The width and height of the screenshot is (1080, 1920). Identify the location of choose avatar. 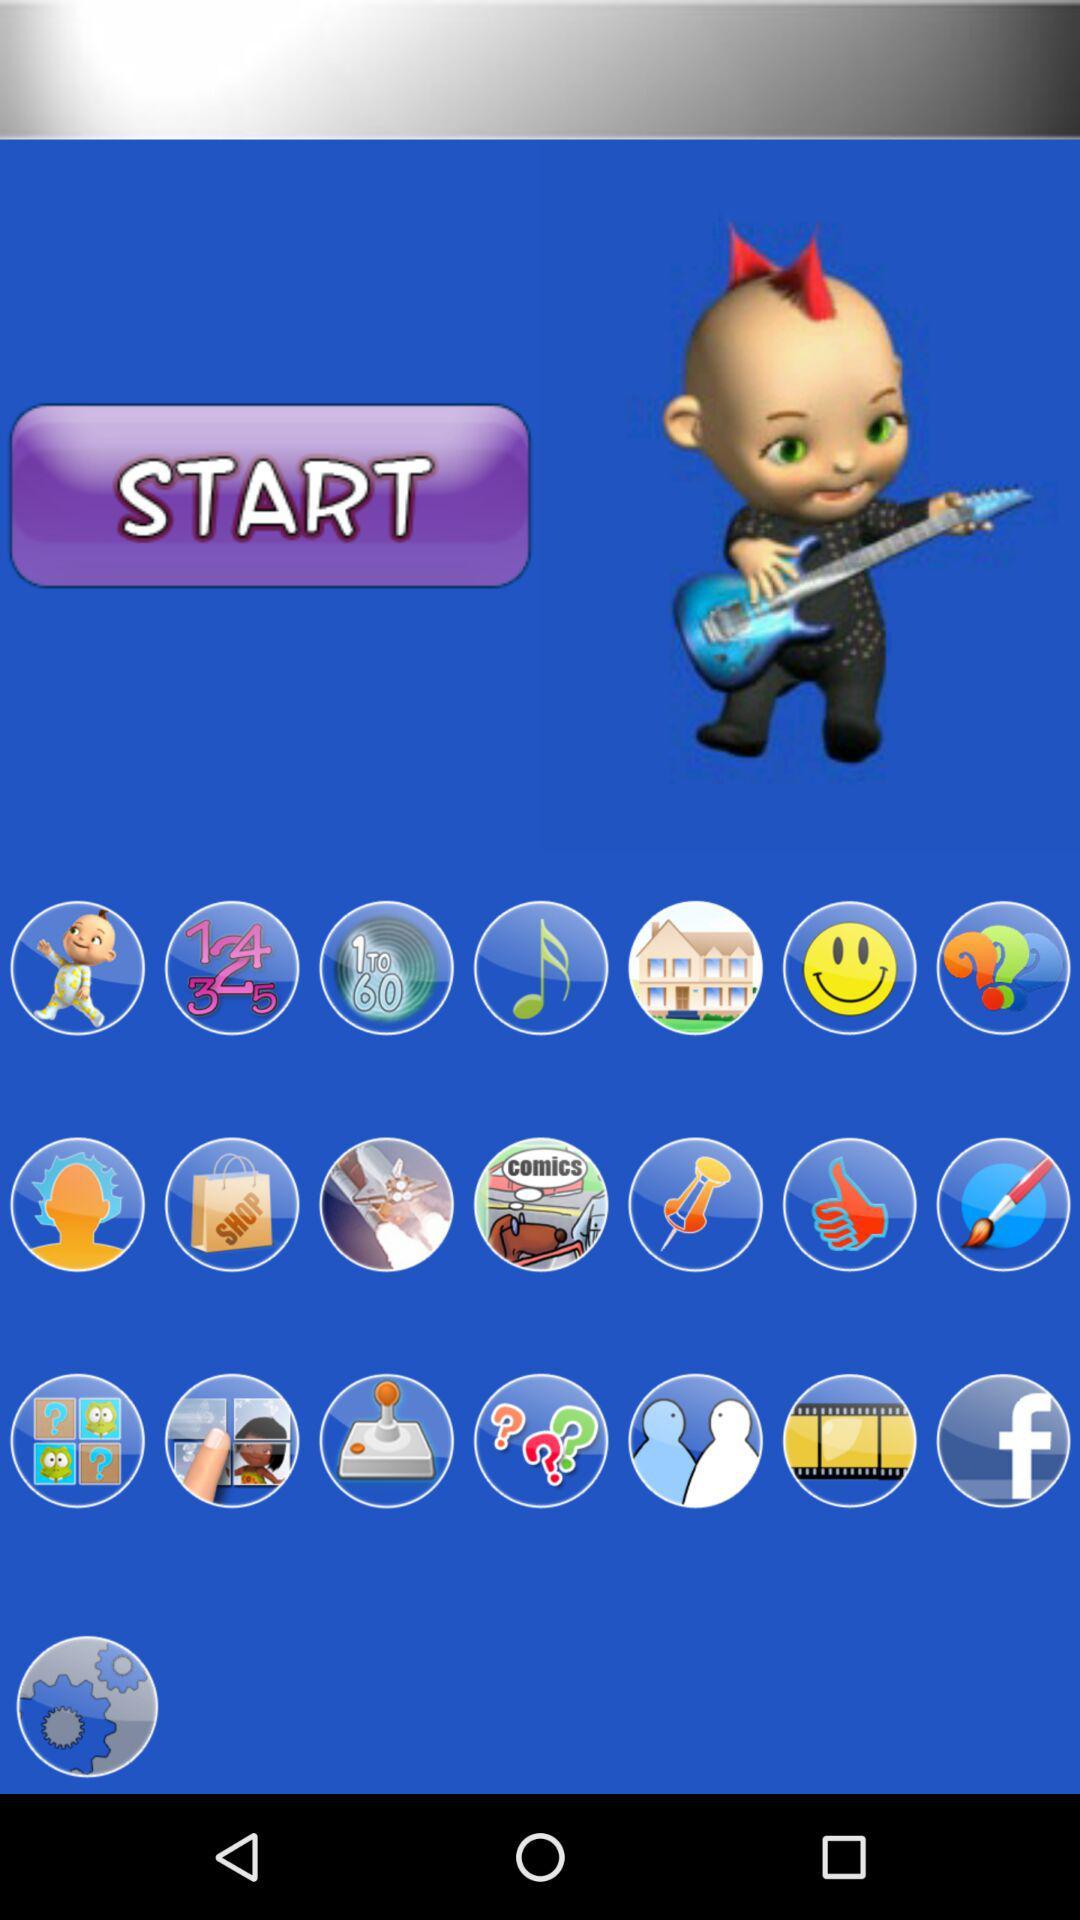
(76, 1203).